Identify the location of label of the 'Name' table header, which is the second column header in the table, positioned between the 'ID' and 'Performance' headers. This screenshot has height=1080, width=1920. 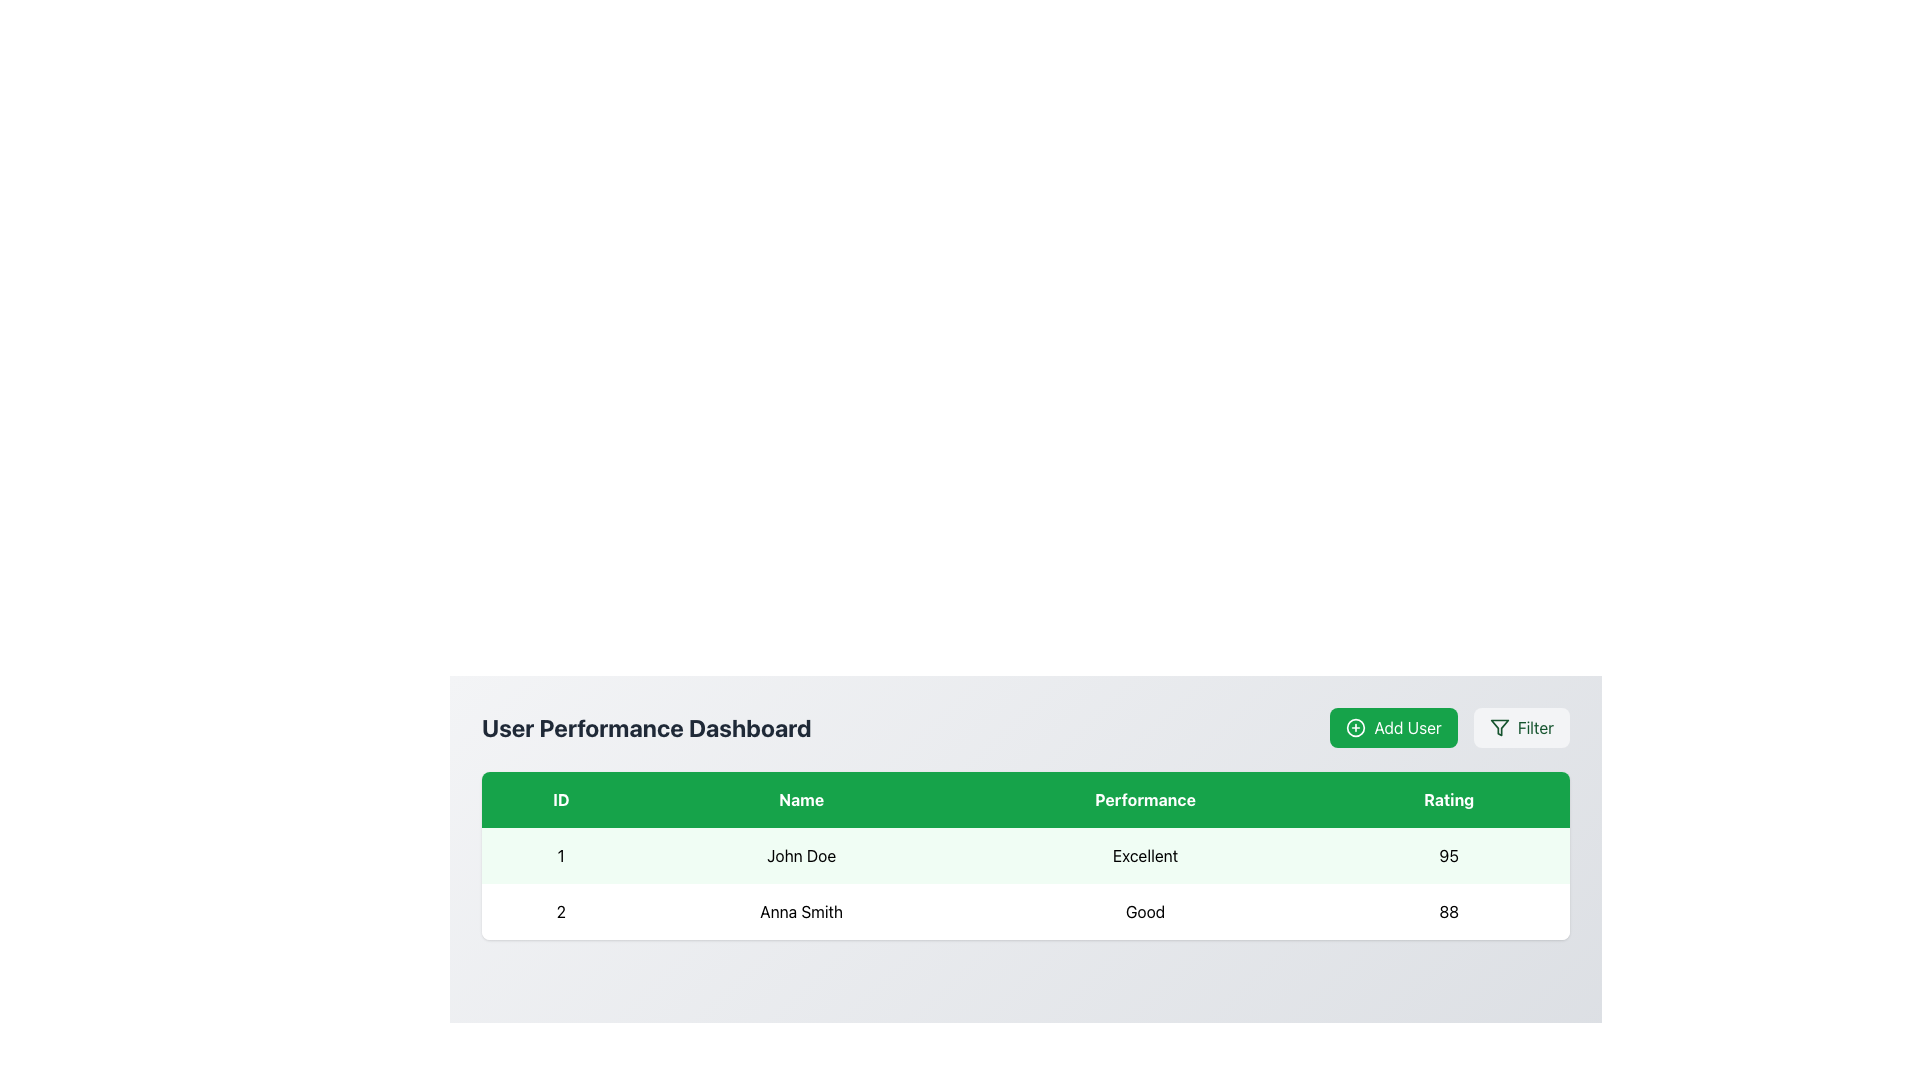
(801, 798).